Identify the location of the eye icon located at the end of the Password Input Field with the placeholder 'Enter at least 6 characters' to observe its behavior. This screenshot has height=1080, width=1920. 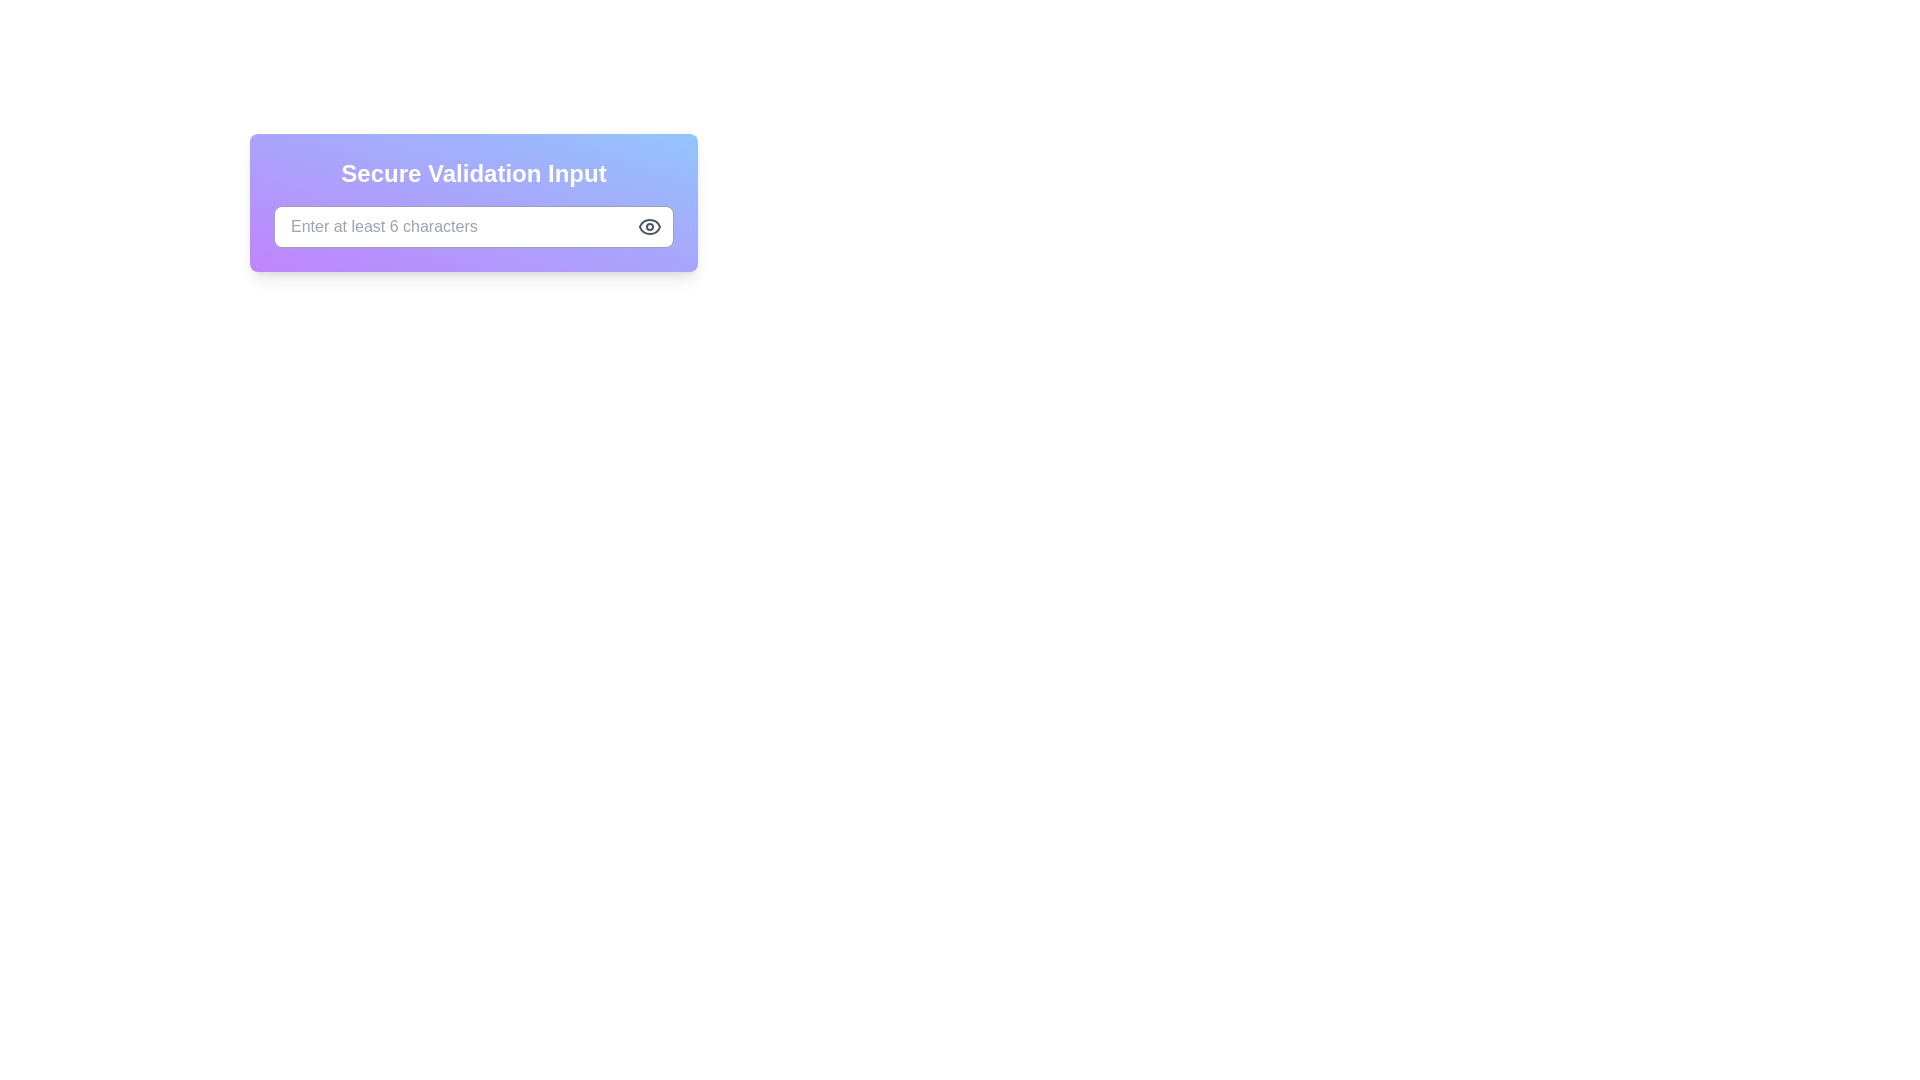
(473, 226).